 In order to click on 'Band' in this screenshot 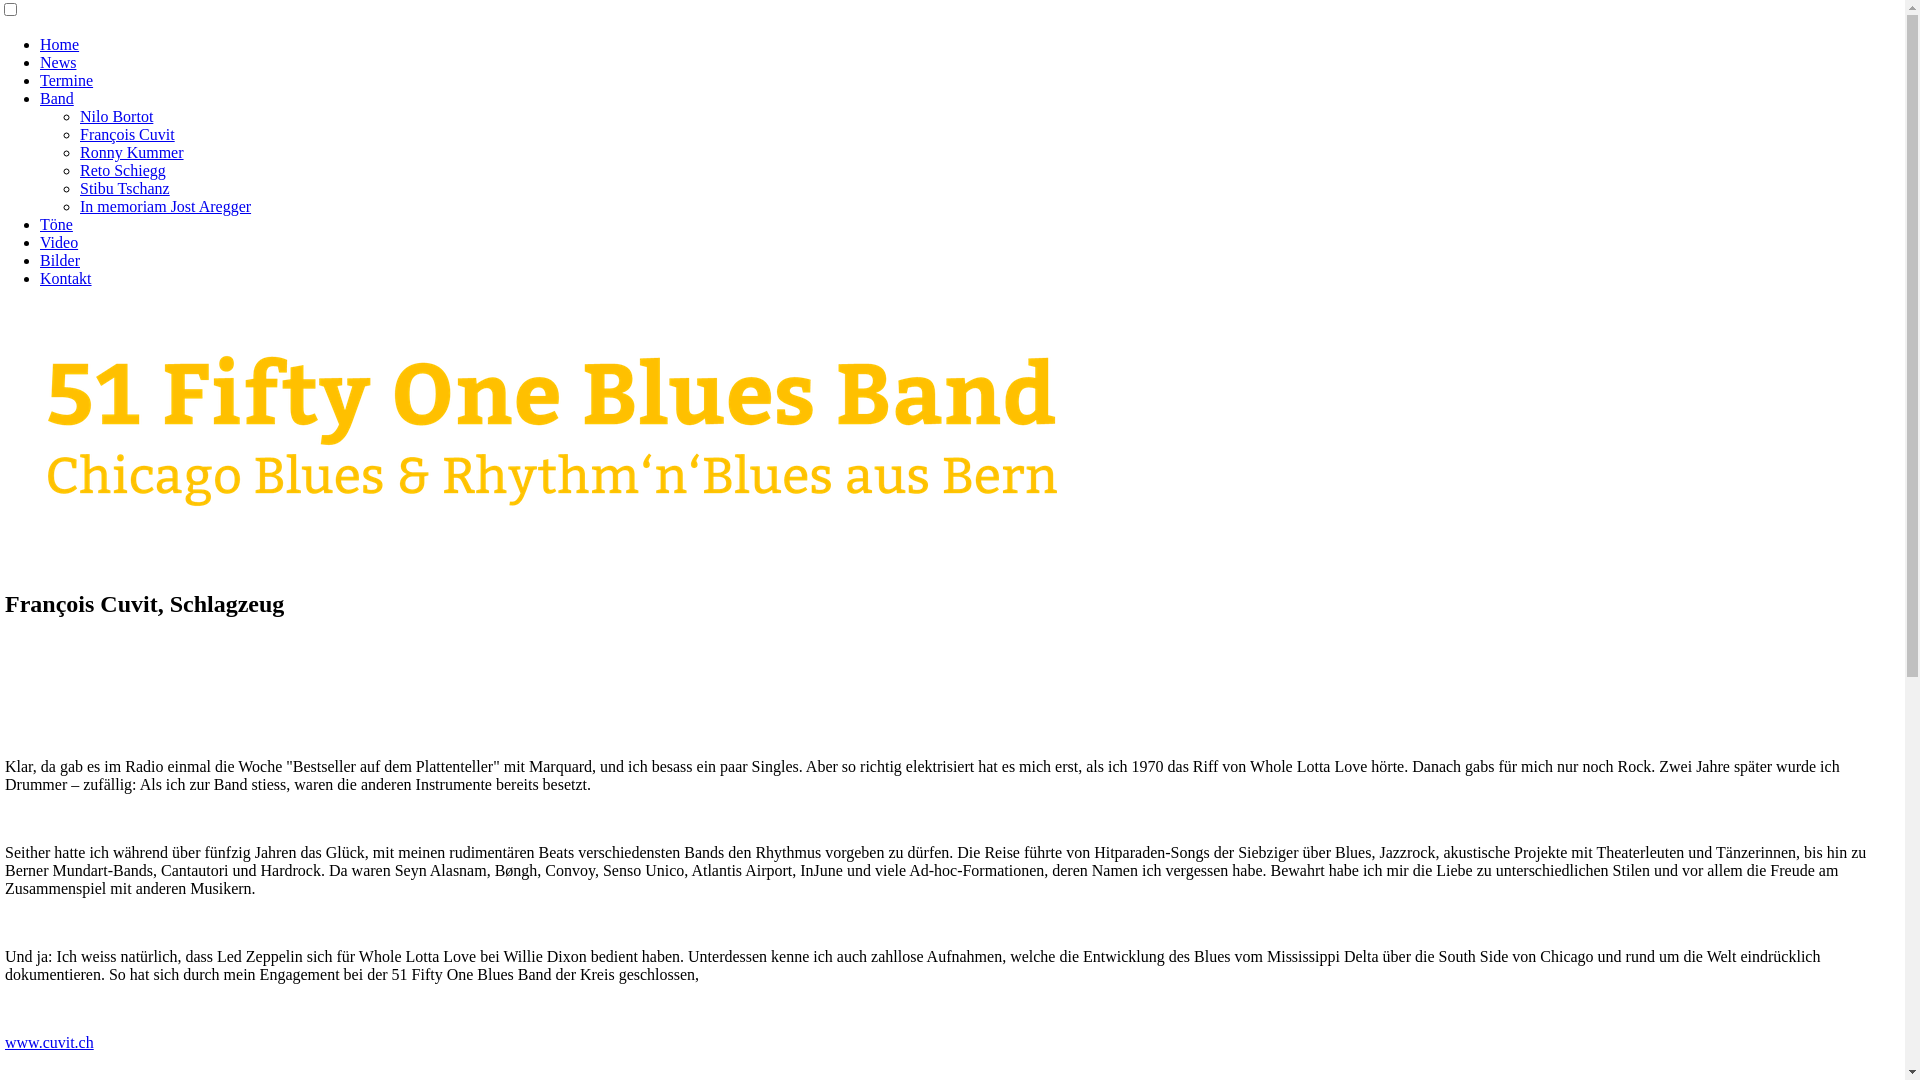, I will do `click(57, 98)`.